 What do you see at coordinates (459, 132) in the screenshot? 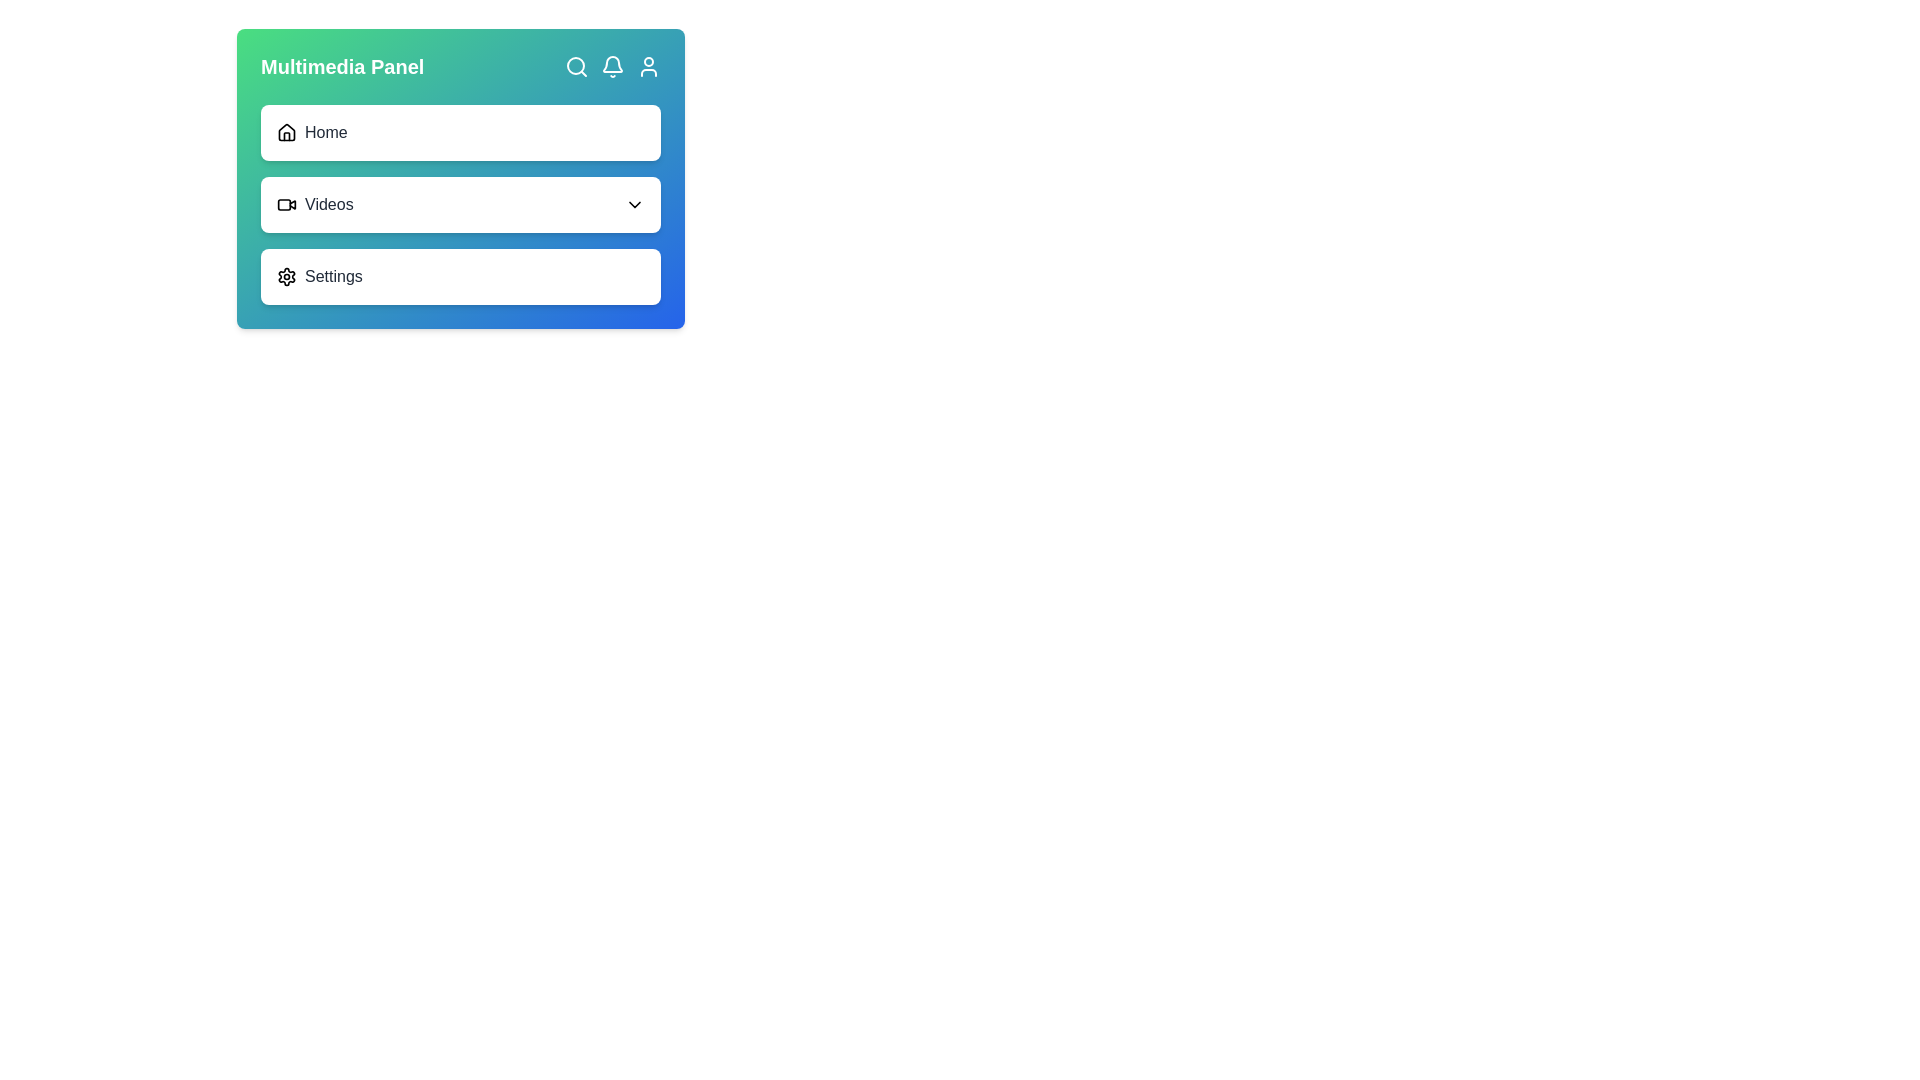
I see `the 'Home' navigation option, which is represented by a horizontal bar with a house icon and gray text` at bounding box center [459, 132].